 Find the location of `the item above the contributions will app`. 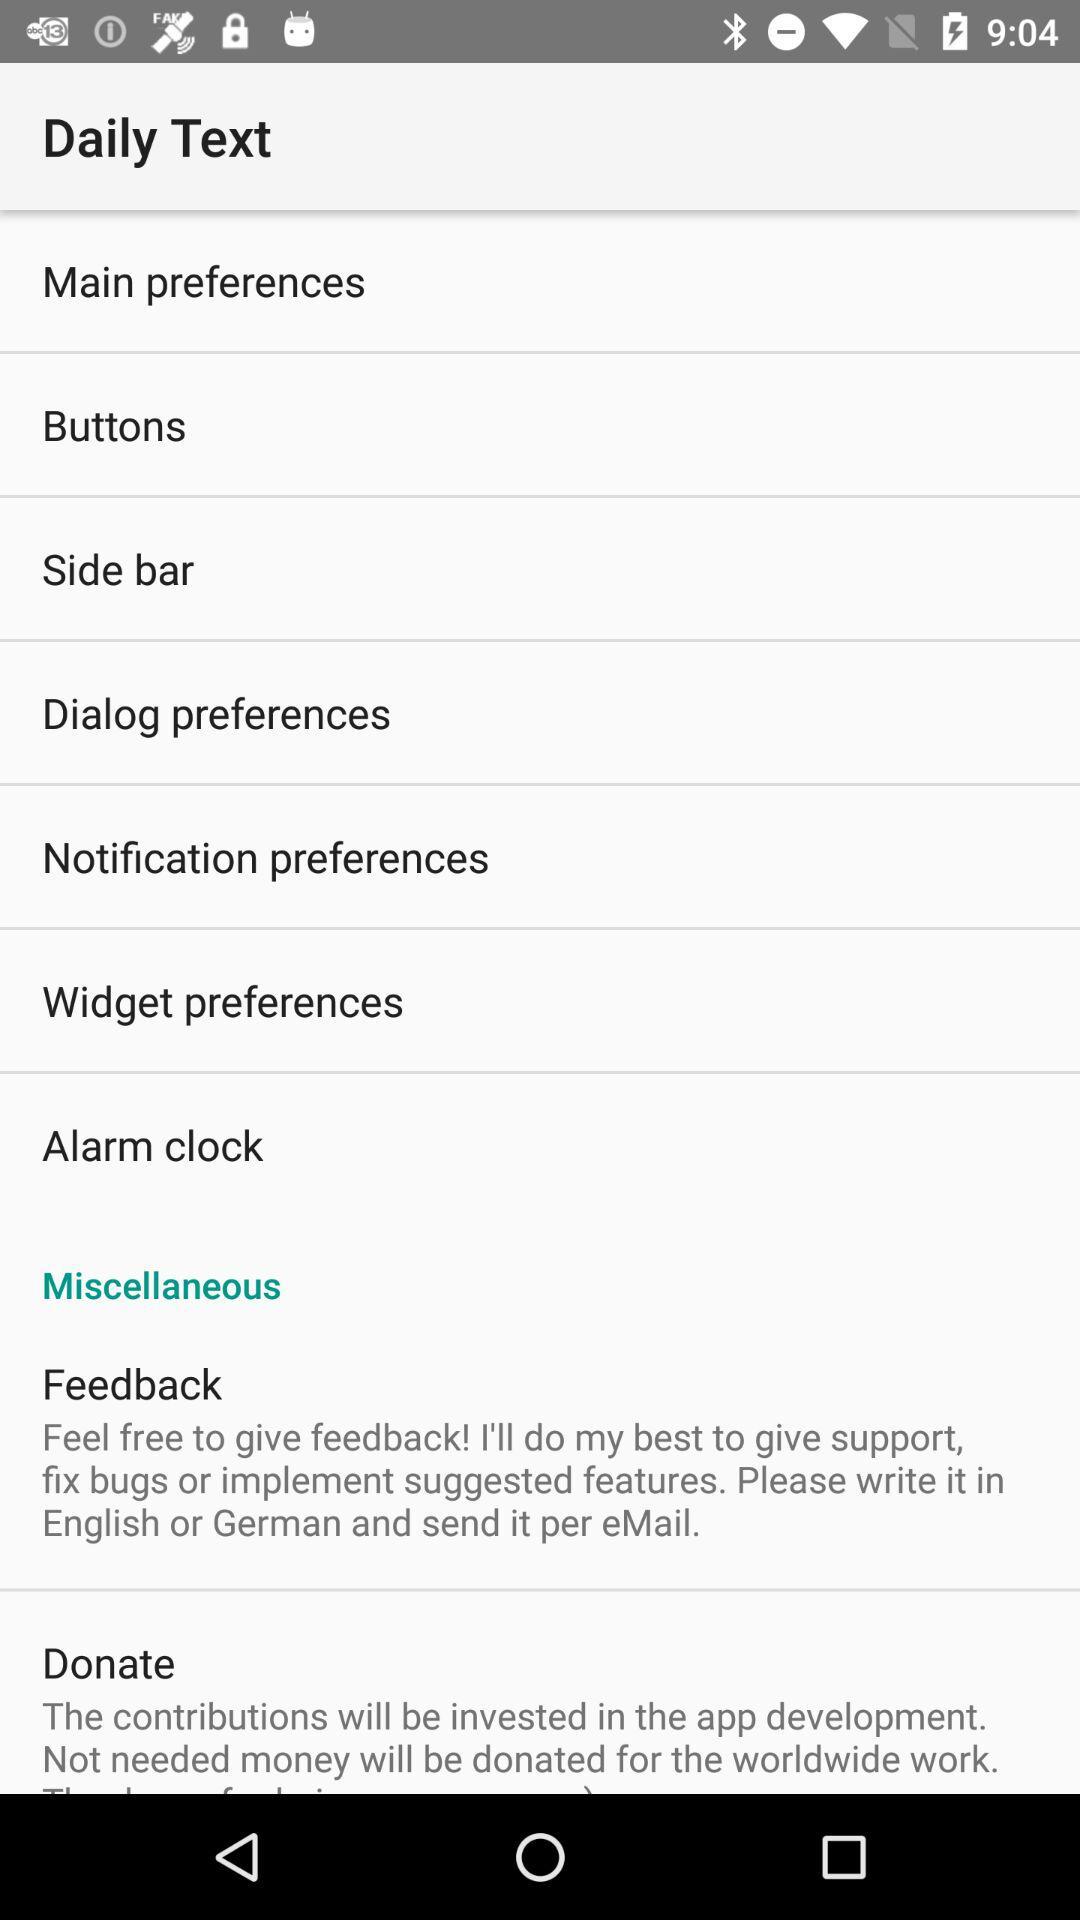

the item above the contributions will app is located at coordinates (108, 1661).